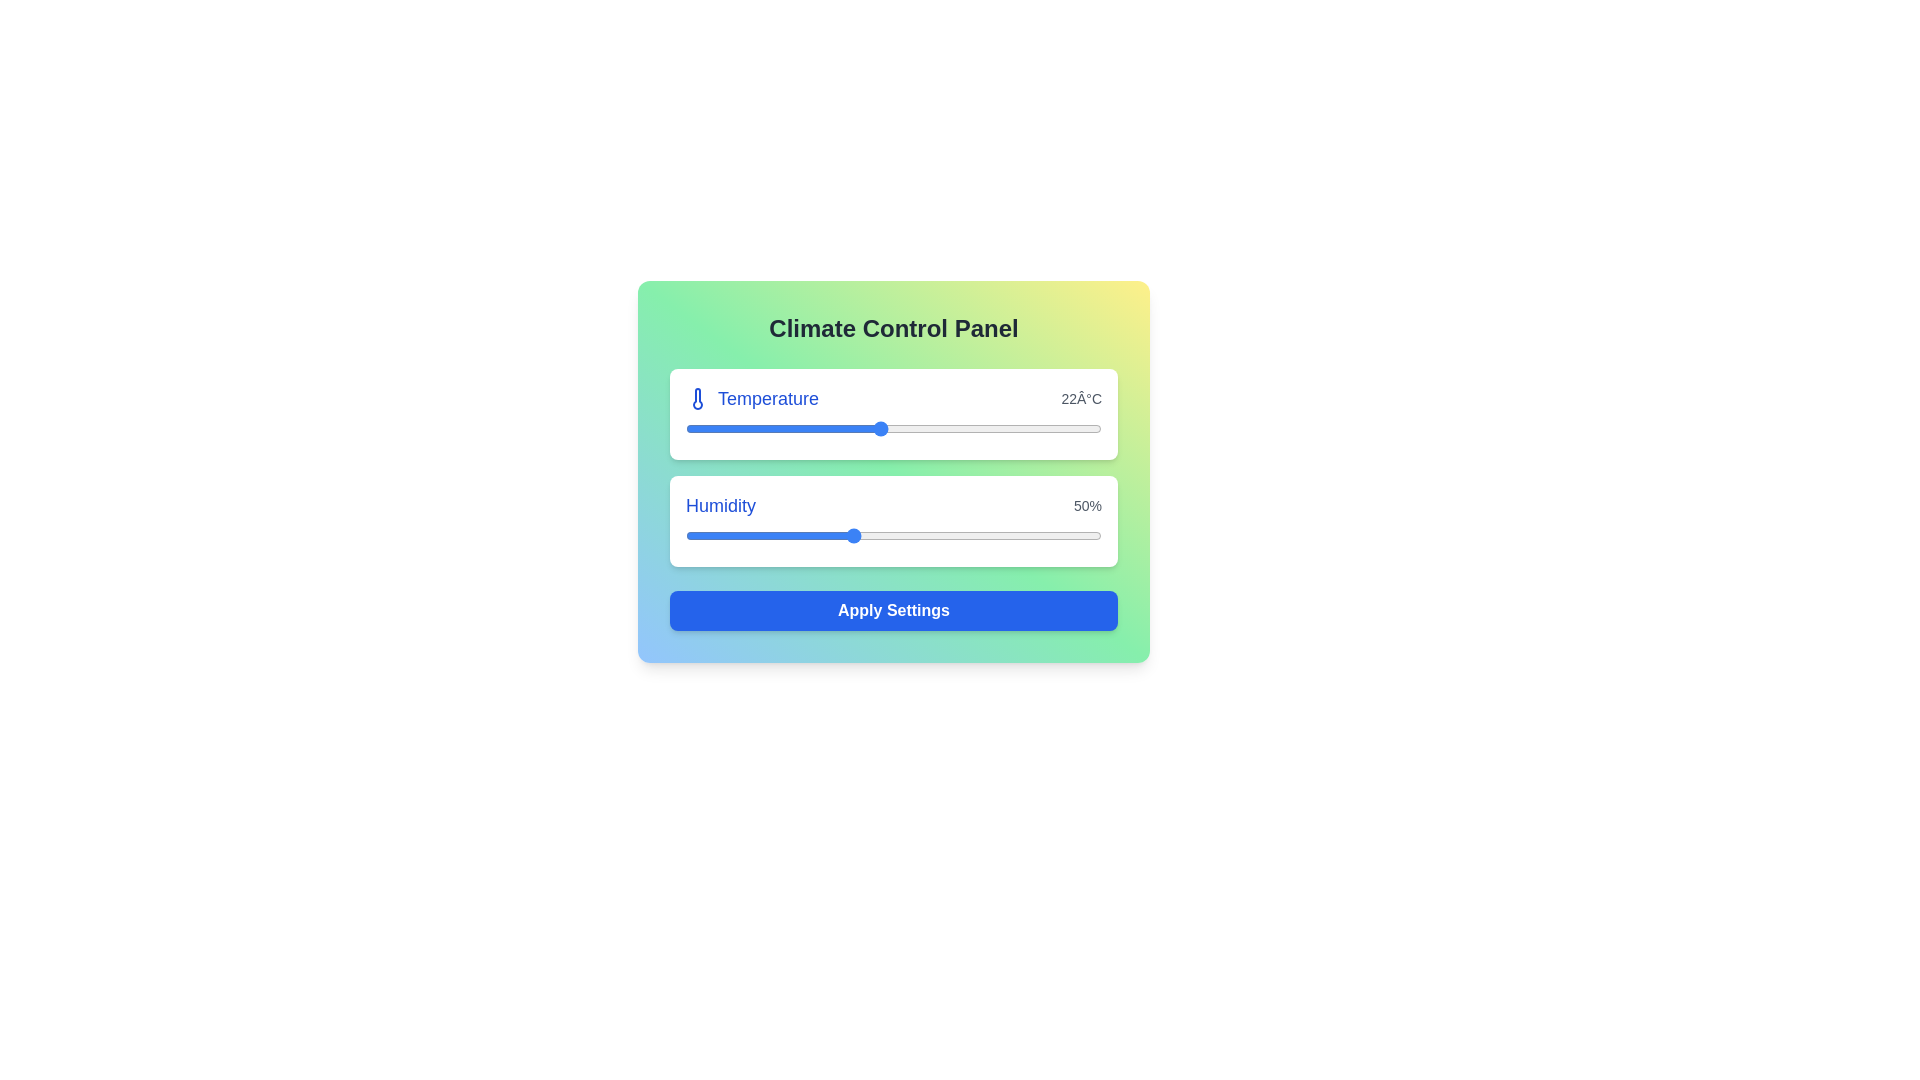  What do you see at coordinates (726, 535) in the screenshot?
I see `the humidity level` at bounding box center [726, 535].